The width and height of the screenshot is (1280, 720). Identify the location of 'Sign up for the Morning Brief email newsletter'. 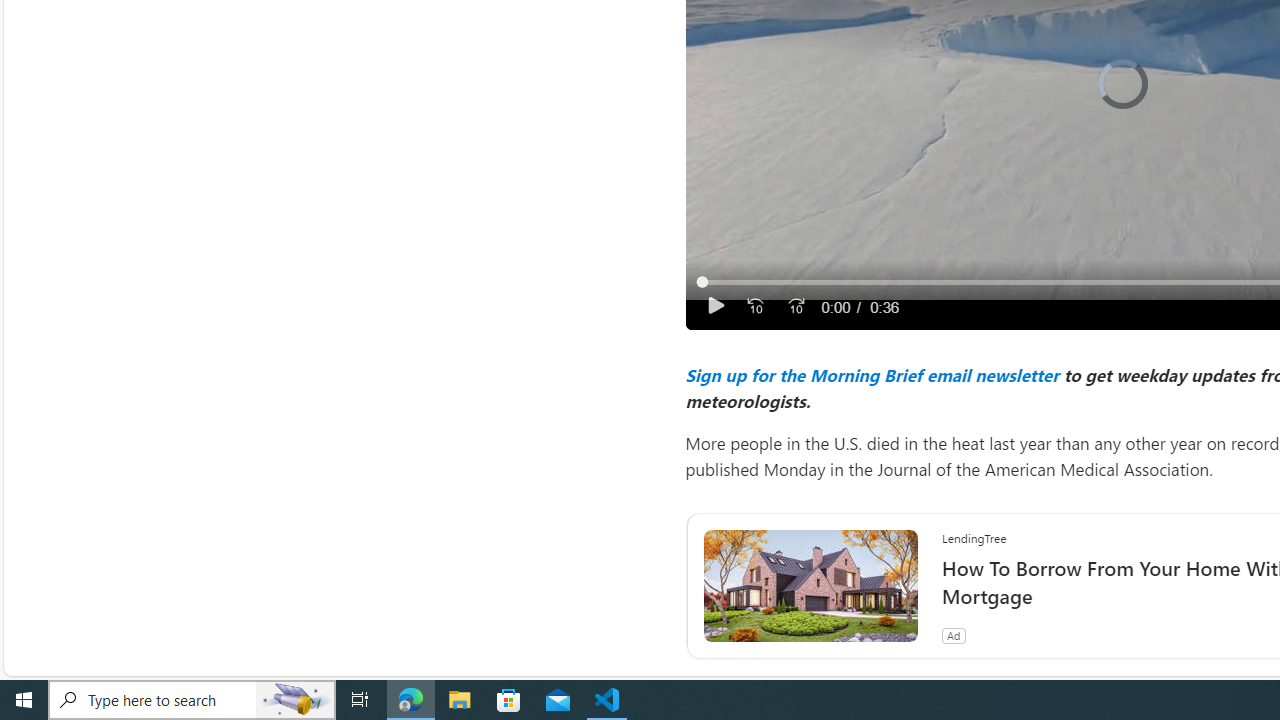
(871, 374).